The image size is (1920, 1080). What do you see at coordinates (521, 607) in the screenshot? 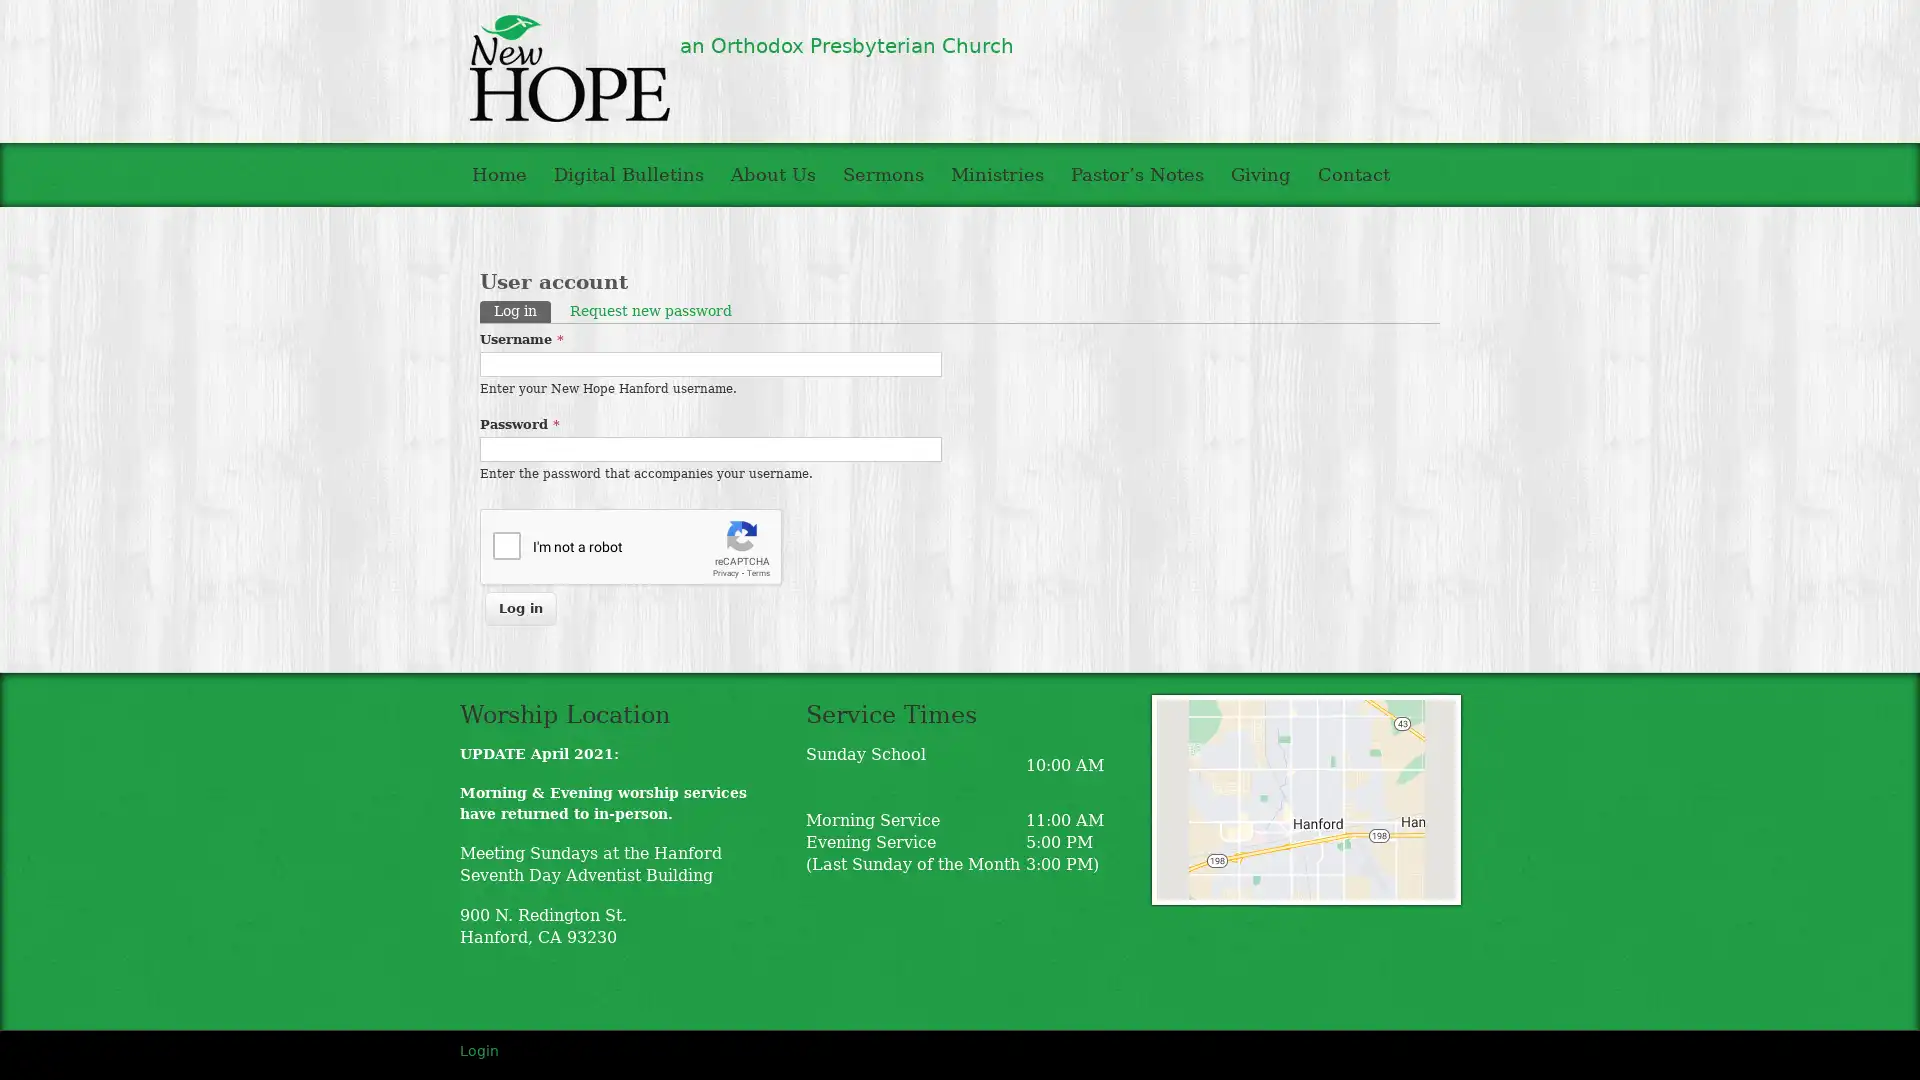
I see `Log in` at bounding box center [521, 607].